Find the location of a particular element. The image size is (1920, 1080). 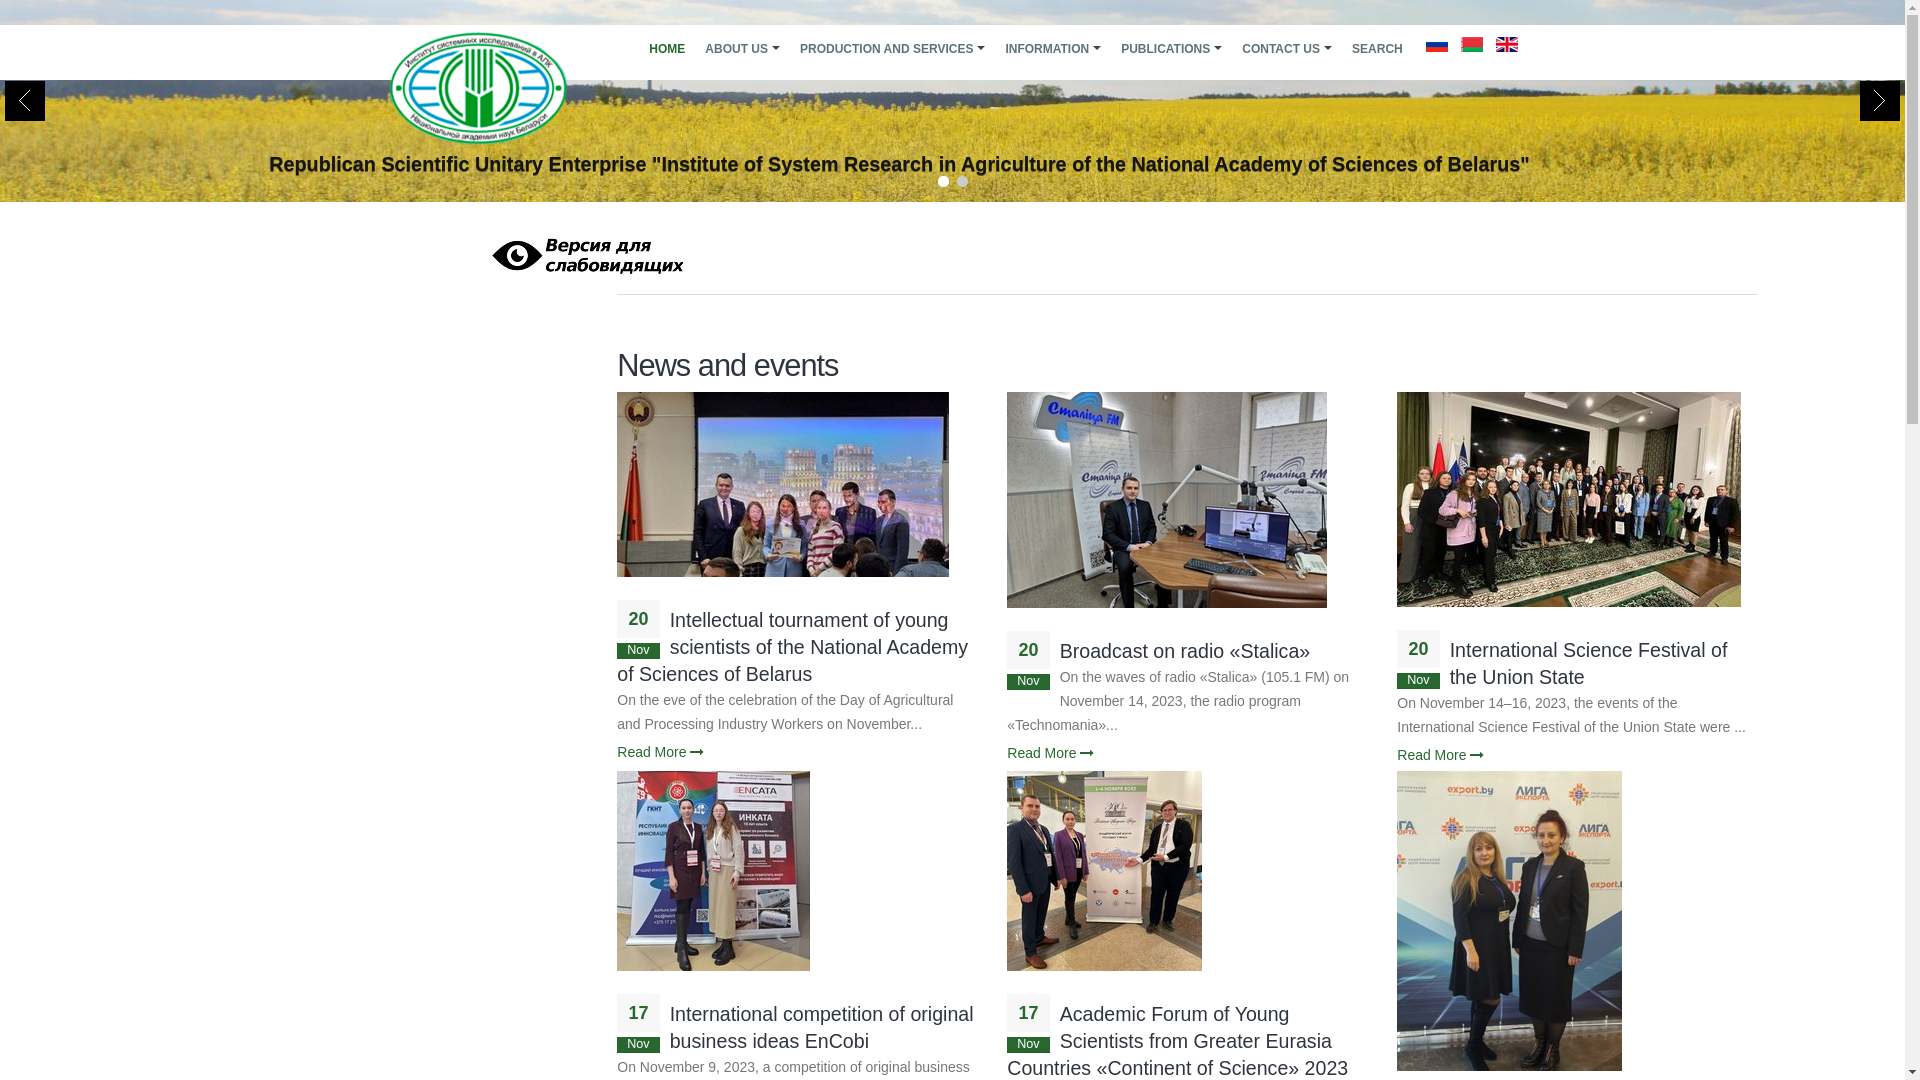

'CONTACT US' is located at coordinates (1232, 48).